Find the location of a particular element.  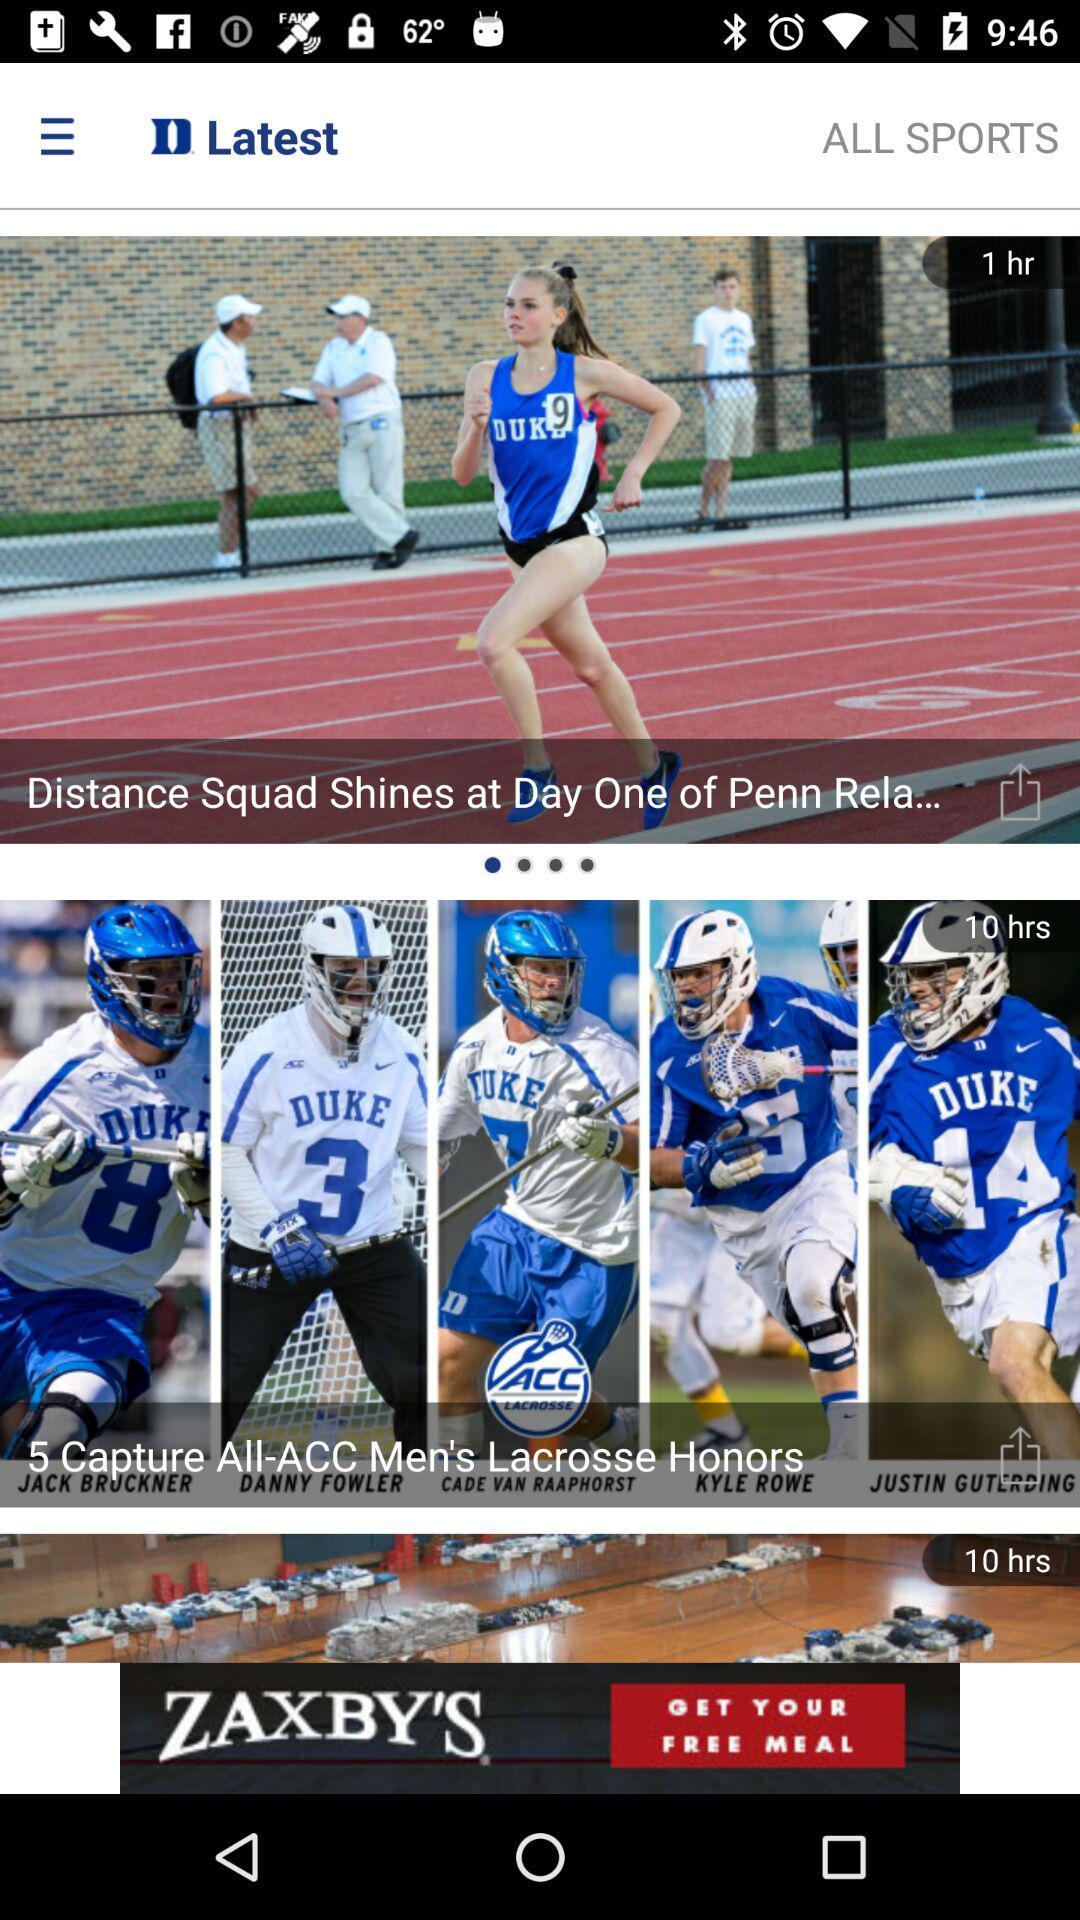

advertisement is located at coordinates (540, 1727).